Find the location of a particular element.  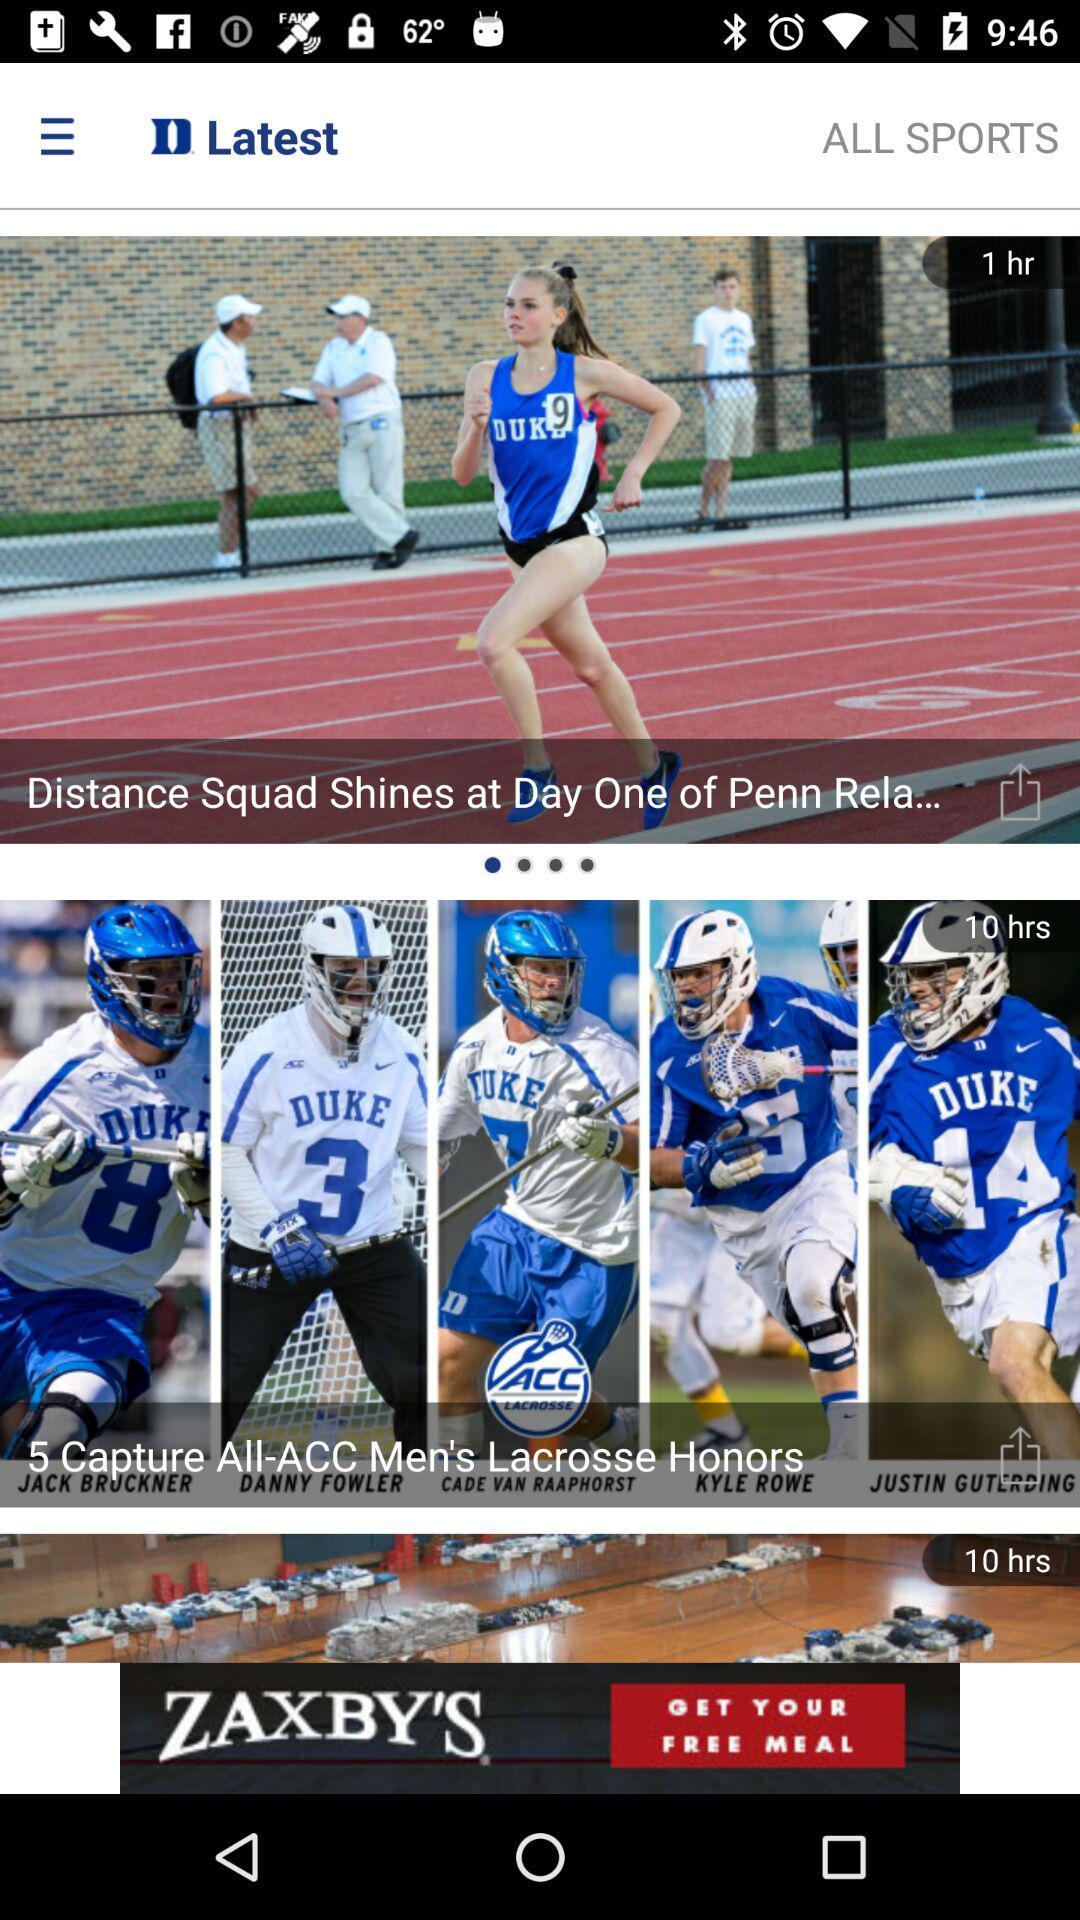

advertisement is located at coordinates (540, 1727).